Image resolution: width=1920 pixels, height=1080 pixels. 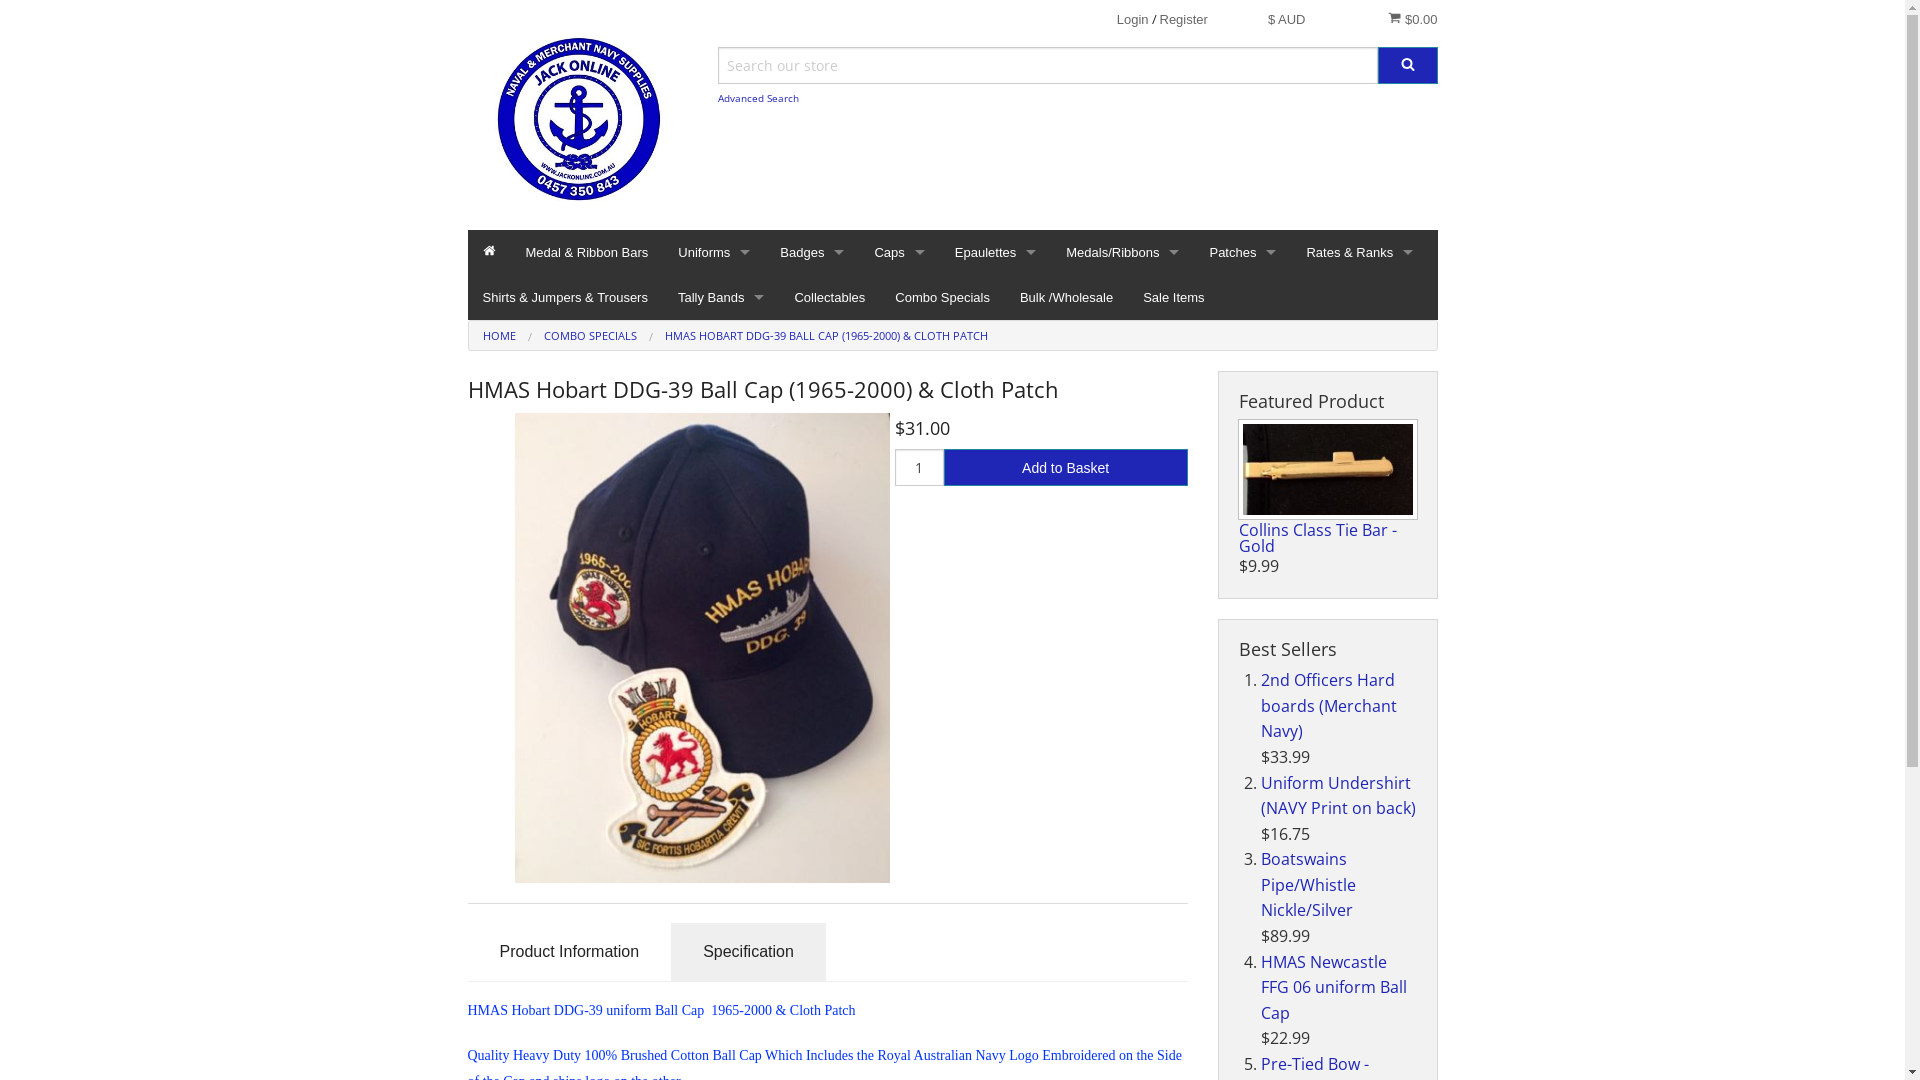 I want to click on 'Gold Wire Badges', so click(x=1241, y=367).